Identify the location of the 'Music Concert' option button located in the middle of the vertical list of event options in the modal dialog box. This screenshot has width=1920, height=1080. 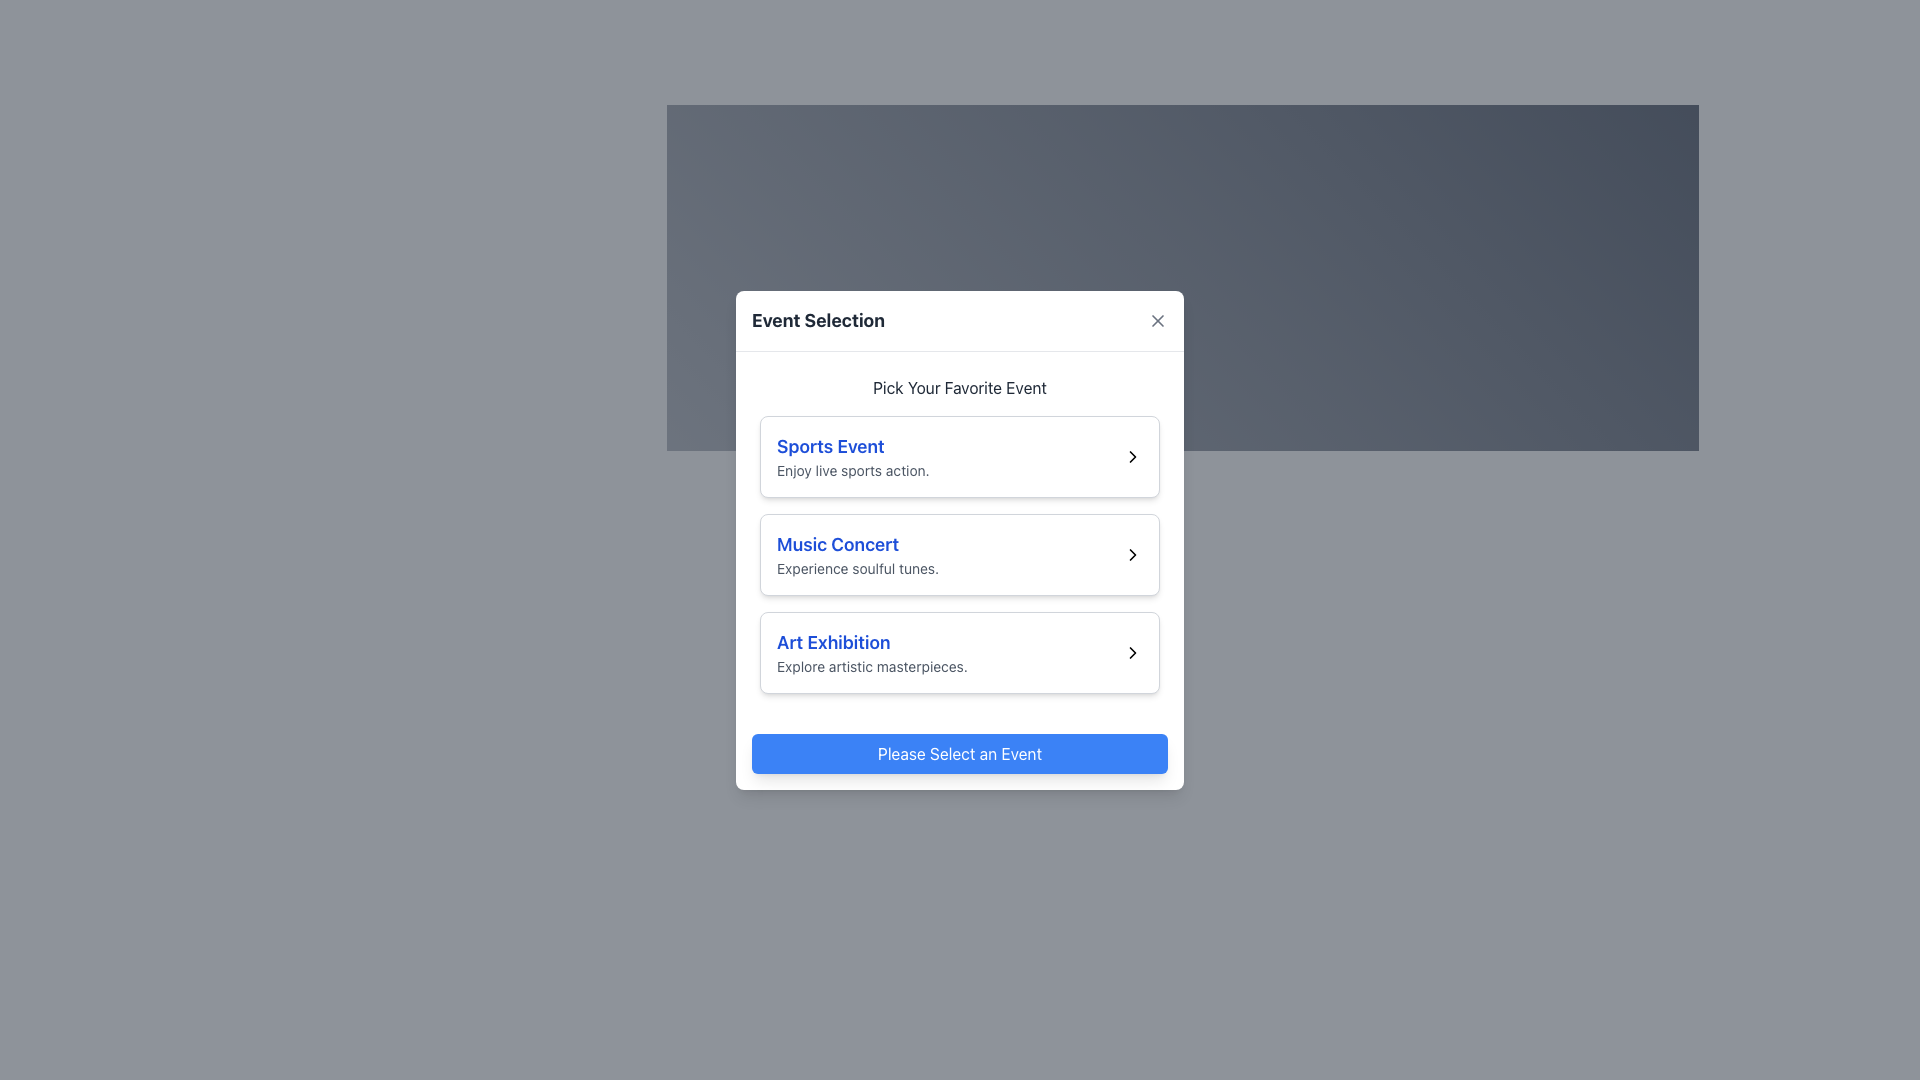
(960, 554).